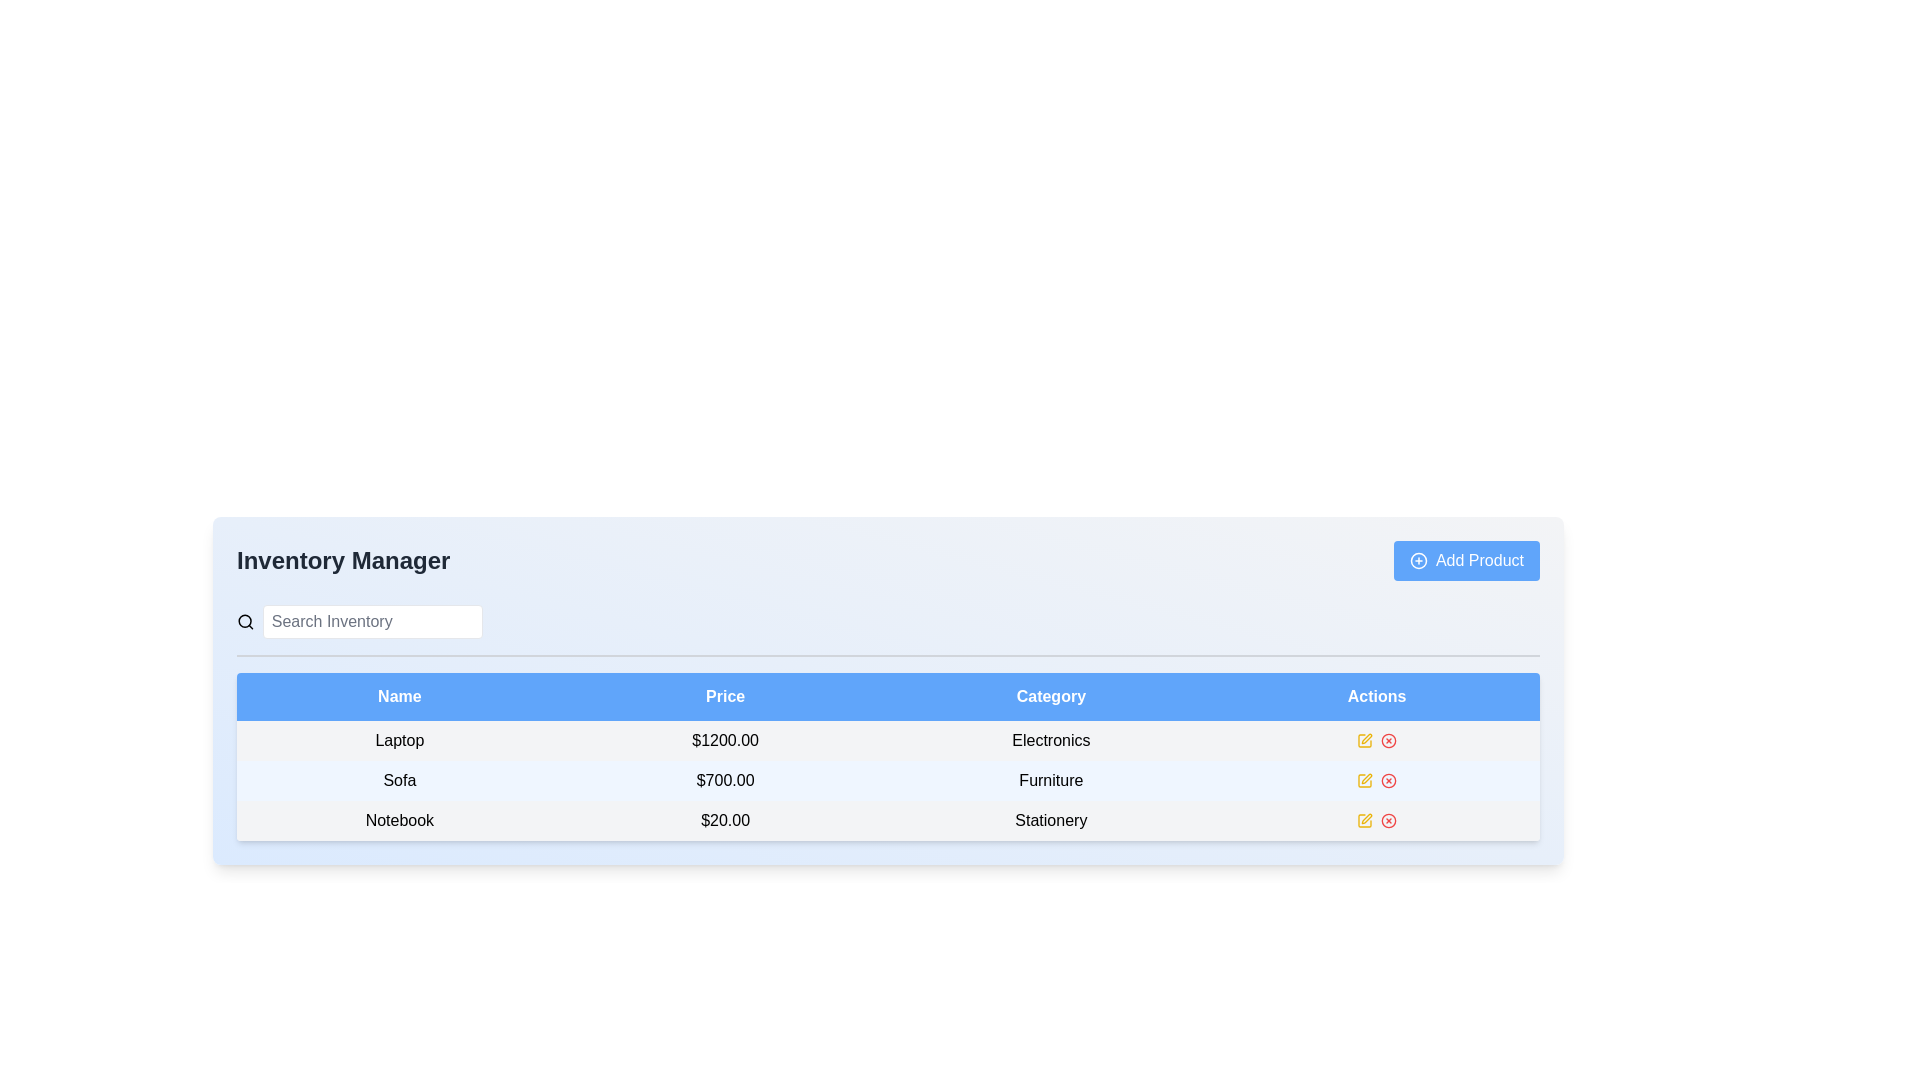  Describe the element at coordinates (1363, 779) in the screenshot. I see `the first action button in the 'Actions' column of the table for the 'Sofa' entry to initiate the editing process` at that location.